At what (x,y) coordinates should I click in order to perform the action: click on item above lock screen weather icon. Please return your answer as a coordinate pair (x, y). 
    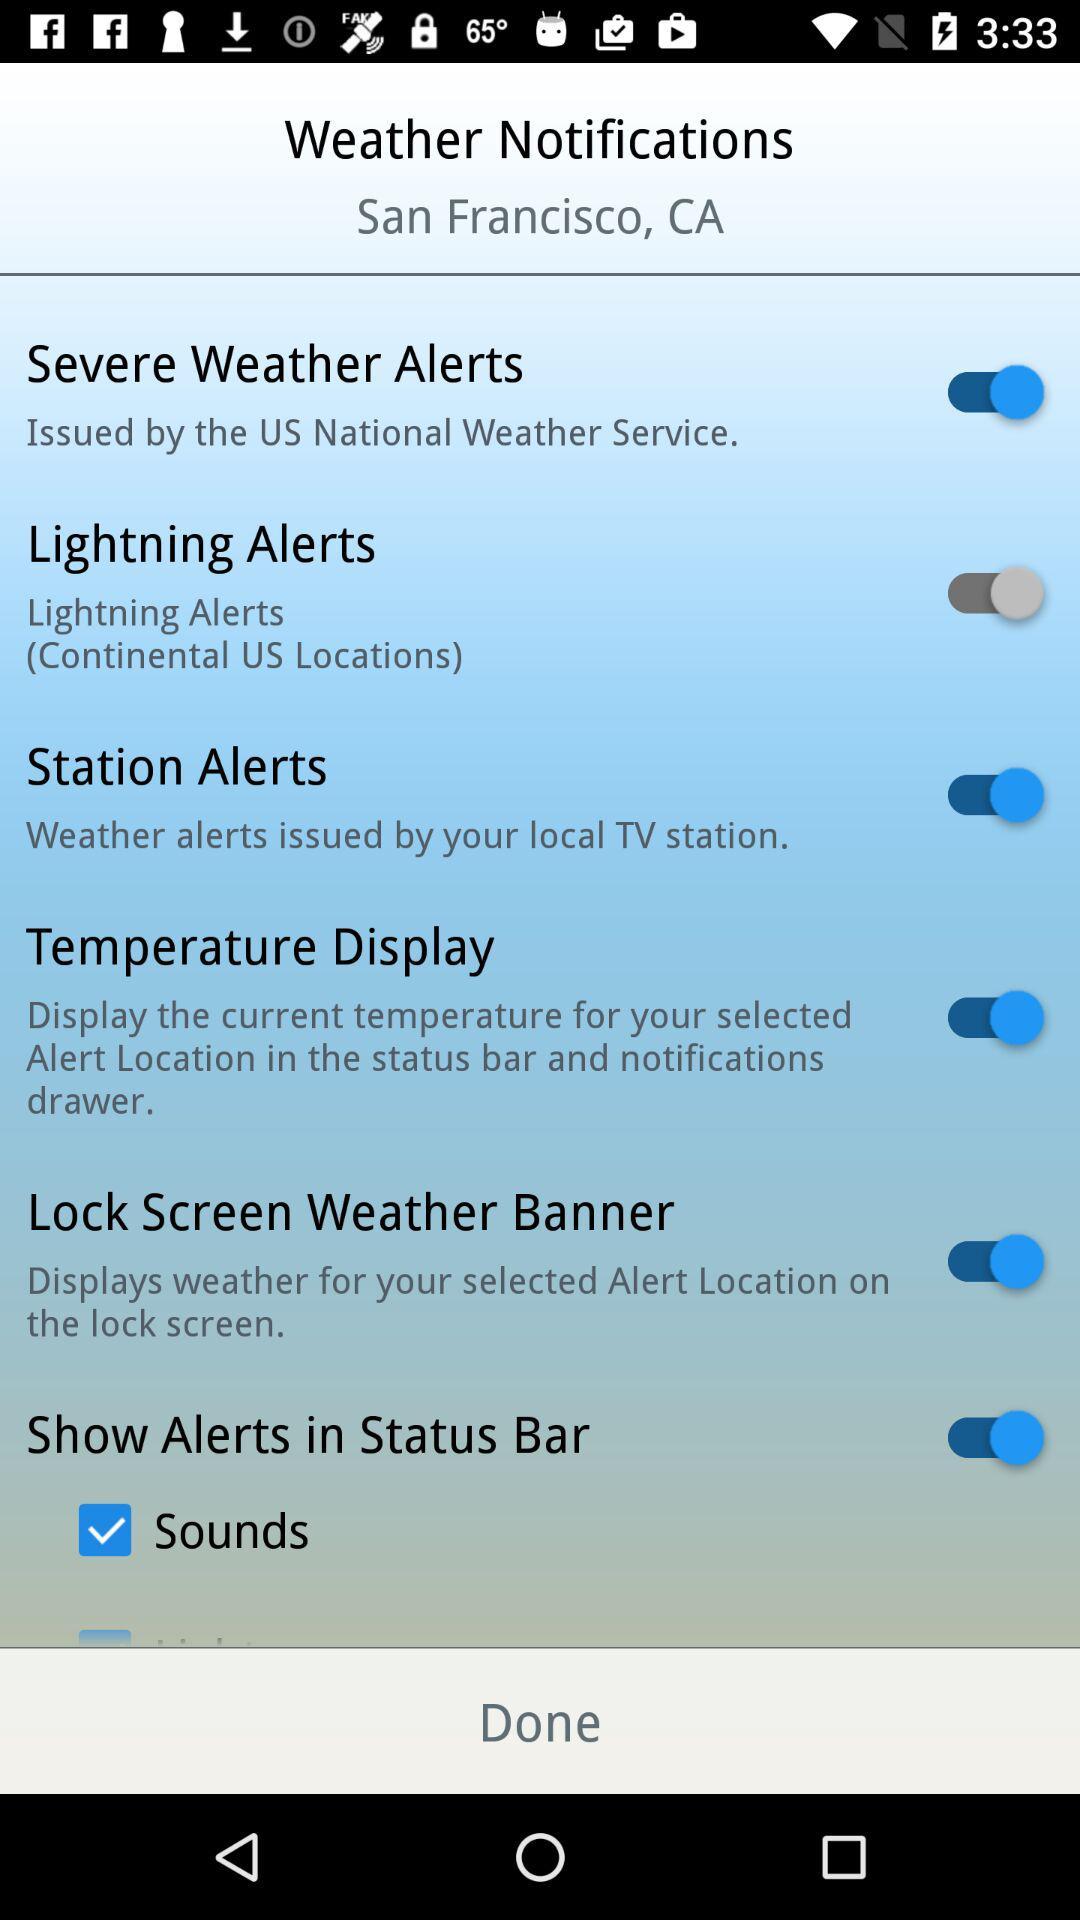
    Looking at the image, I should click on (461, 1055).